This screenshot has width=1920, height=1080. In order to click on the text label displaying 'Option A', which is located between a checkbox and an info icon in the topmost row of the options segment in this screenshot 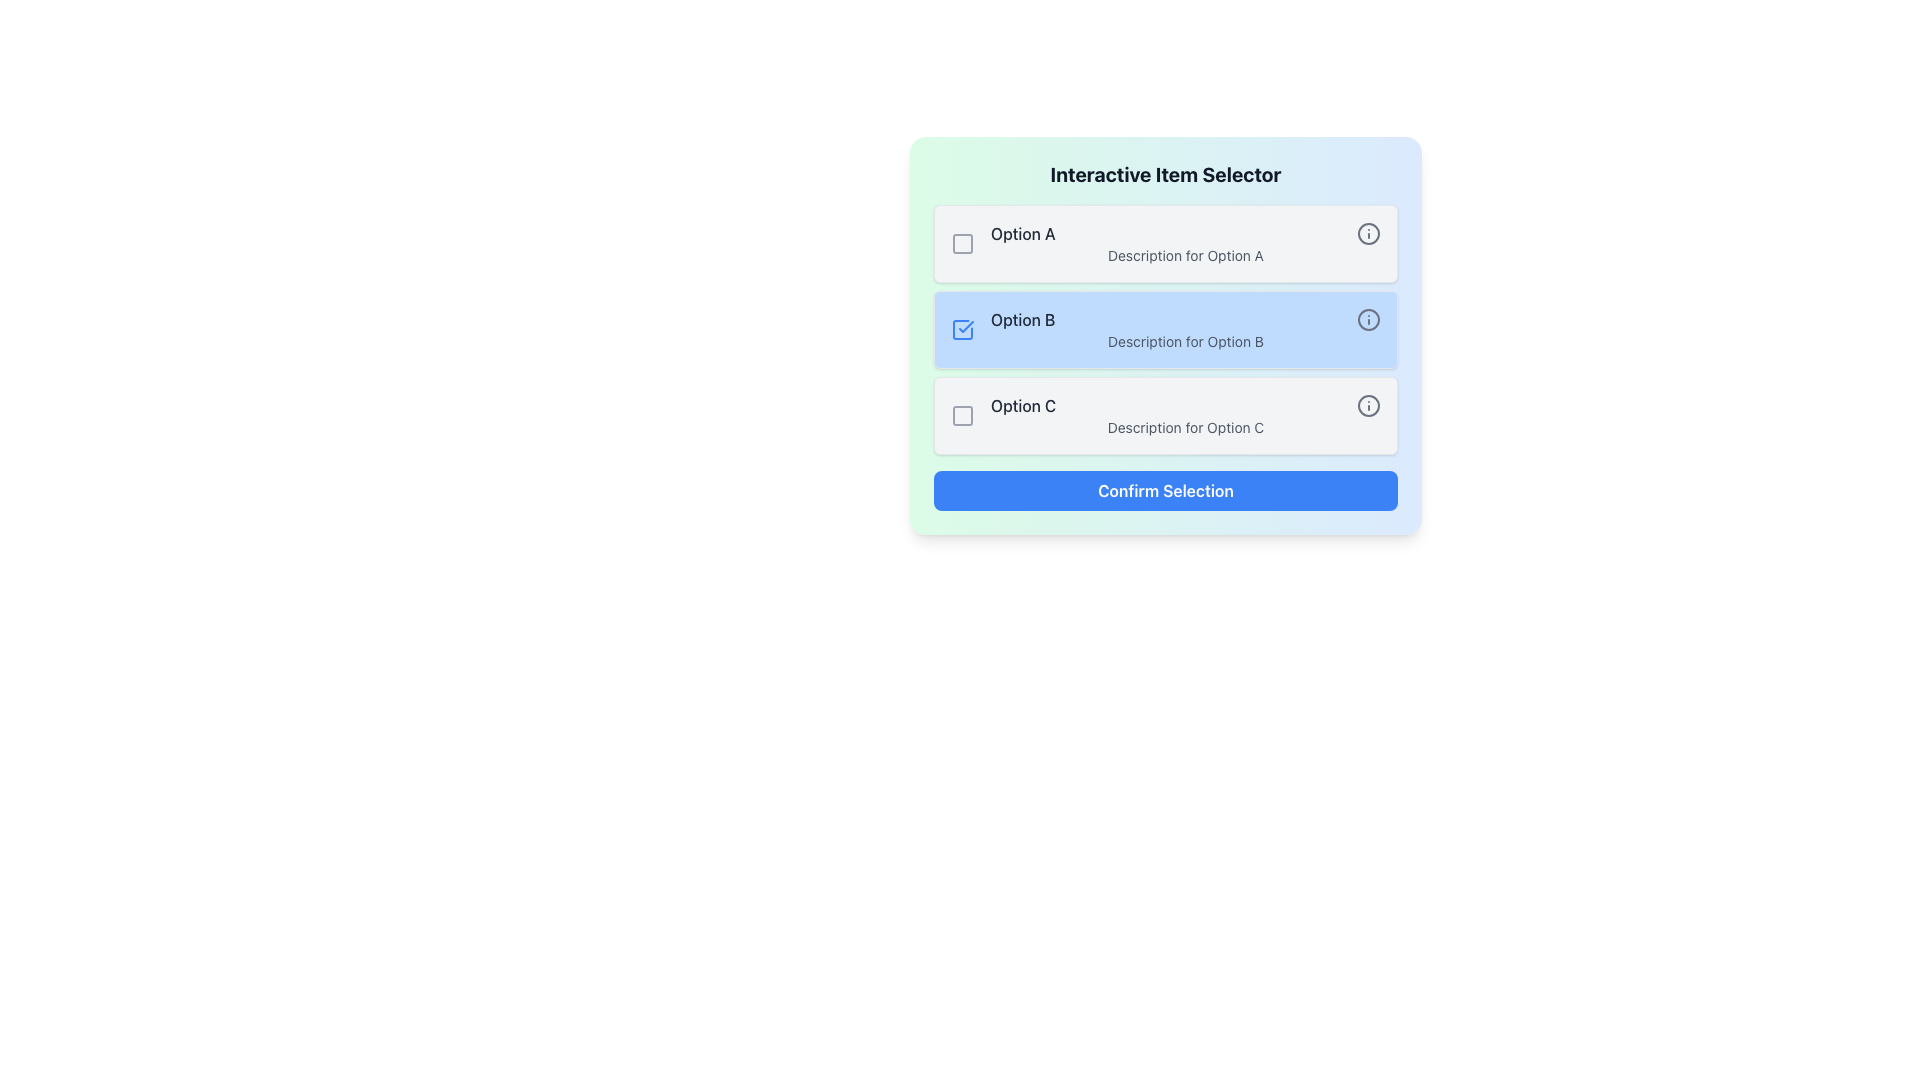, I will do `click(1023, 233)`.